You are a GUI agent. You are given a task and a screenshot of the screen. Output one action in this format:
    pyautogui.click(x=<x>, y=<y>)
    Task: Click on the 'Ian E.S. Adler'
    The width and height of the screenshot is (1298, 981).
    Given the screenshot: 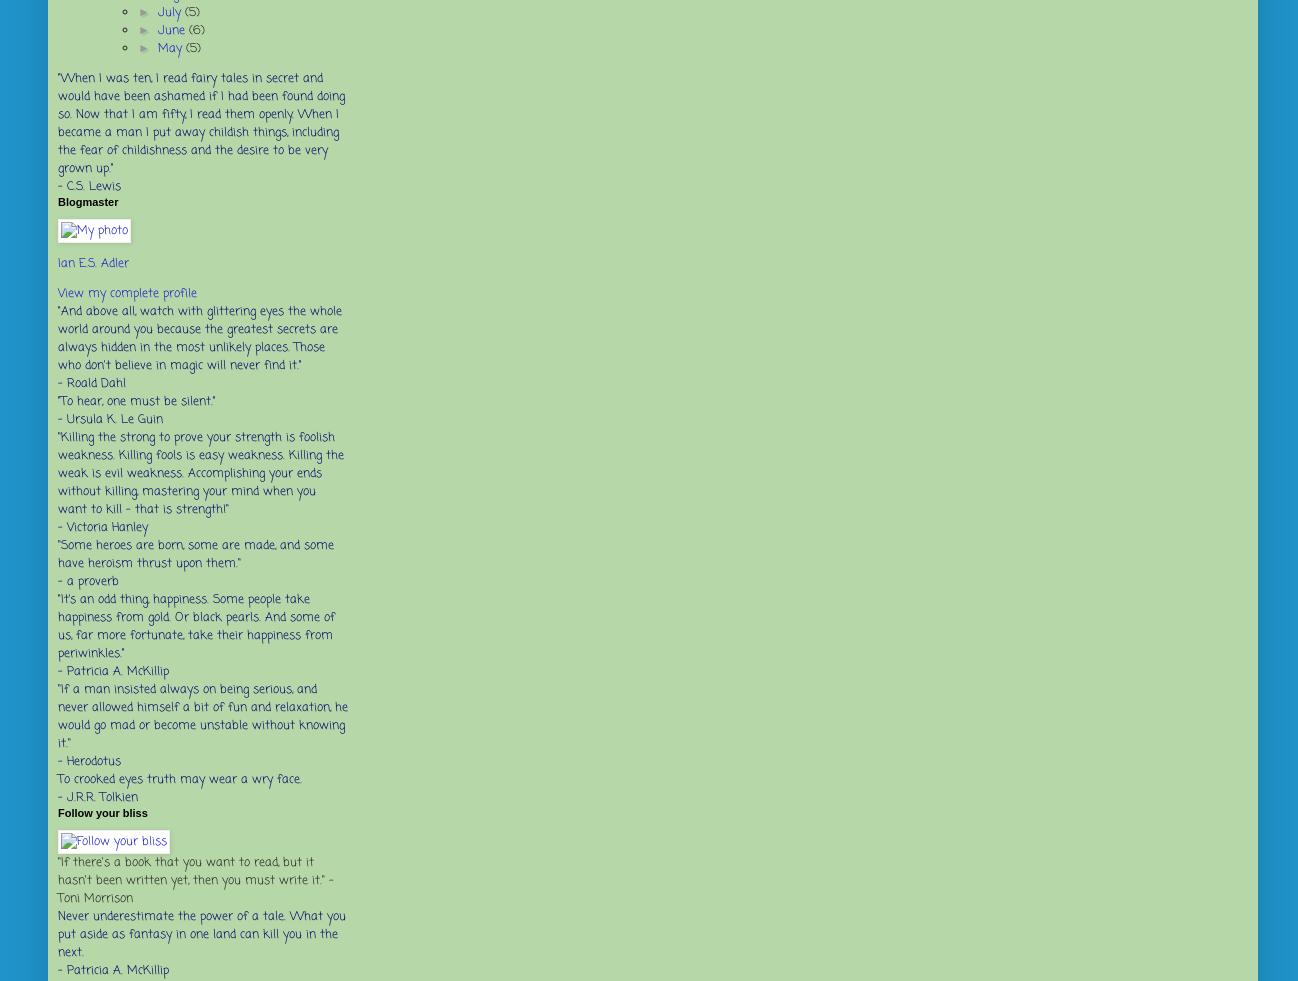 What is the action you would take?
    pyautogui.click(x=93, y=262)
    